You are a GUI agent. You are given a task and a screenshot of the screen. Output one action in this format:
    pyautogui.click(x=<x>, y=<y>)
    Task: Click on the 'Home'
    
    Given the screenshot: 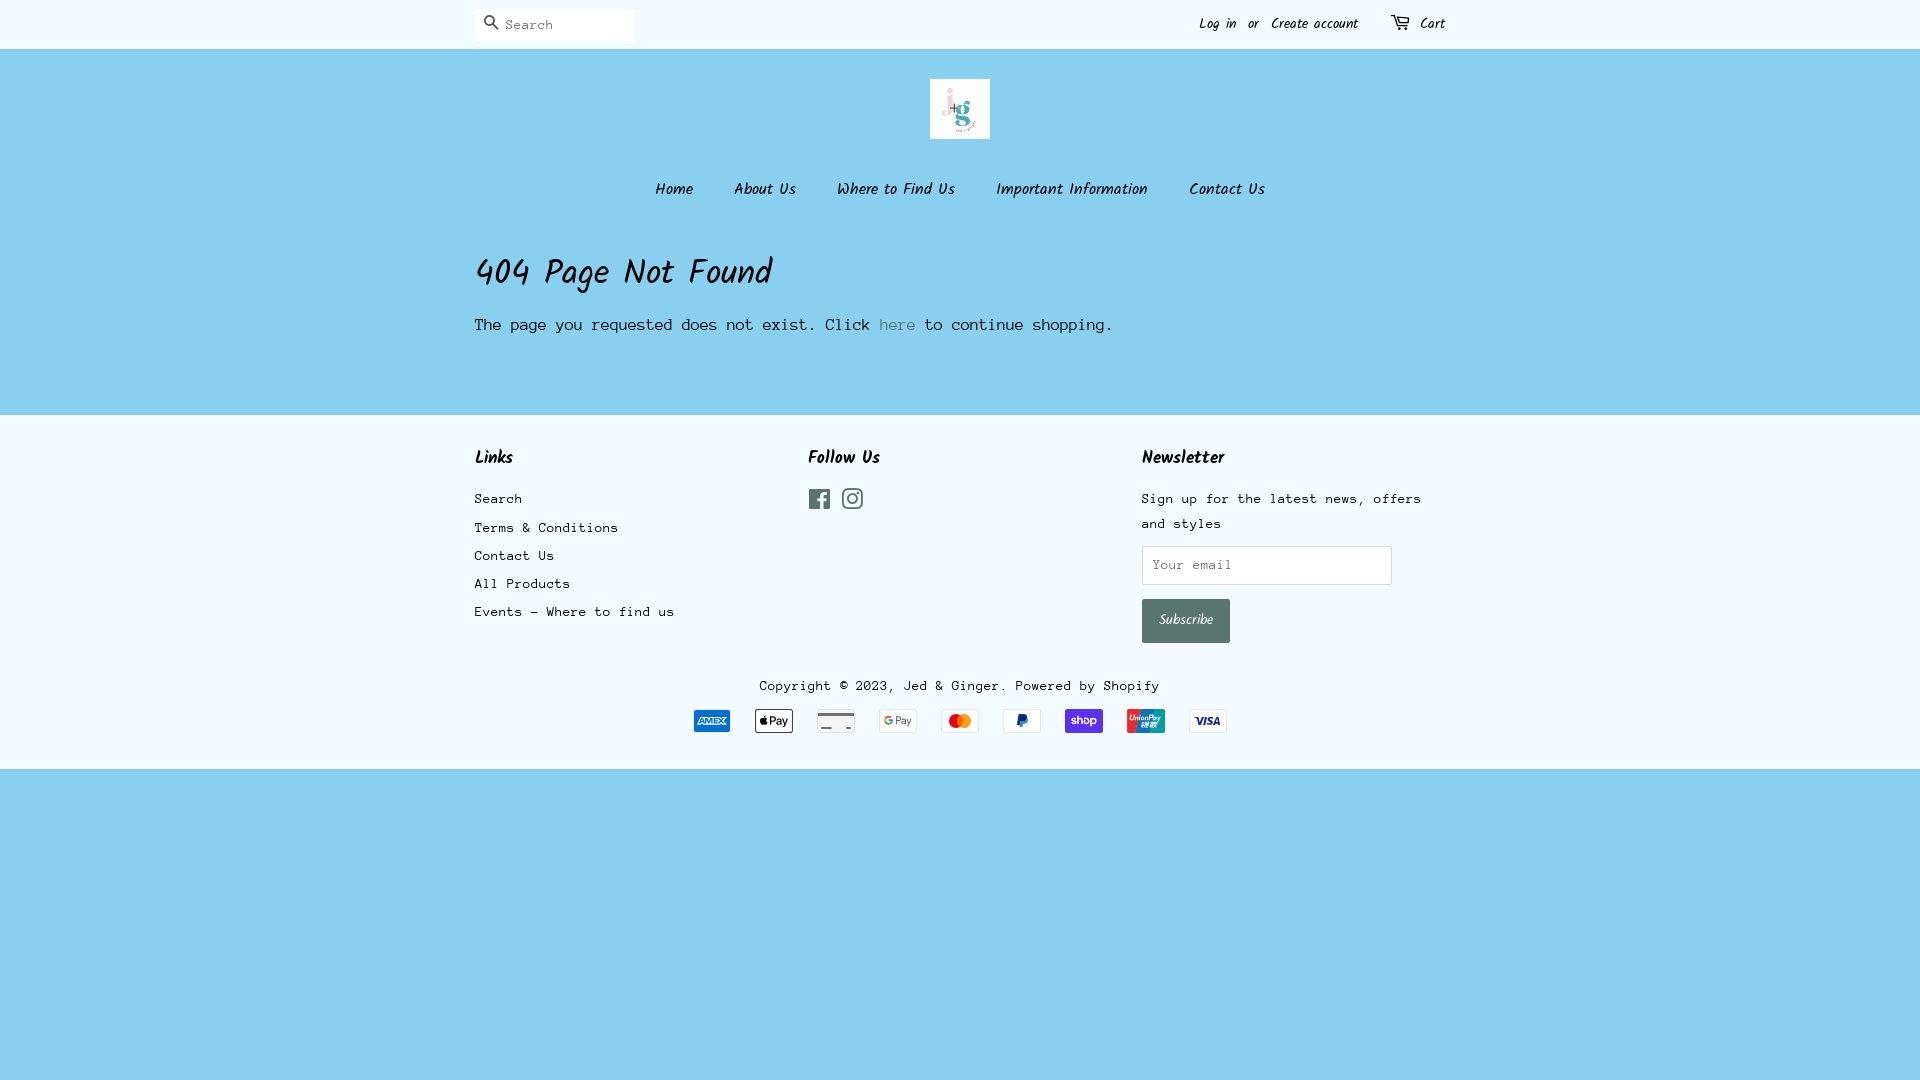 What is the action you would take?
    pyautogui.click(x=654, y=189)
    